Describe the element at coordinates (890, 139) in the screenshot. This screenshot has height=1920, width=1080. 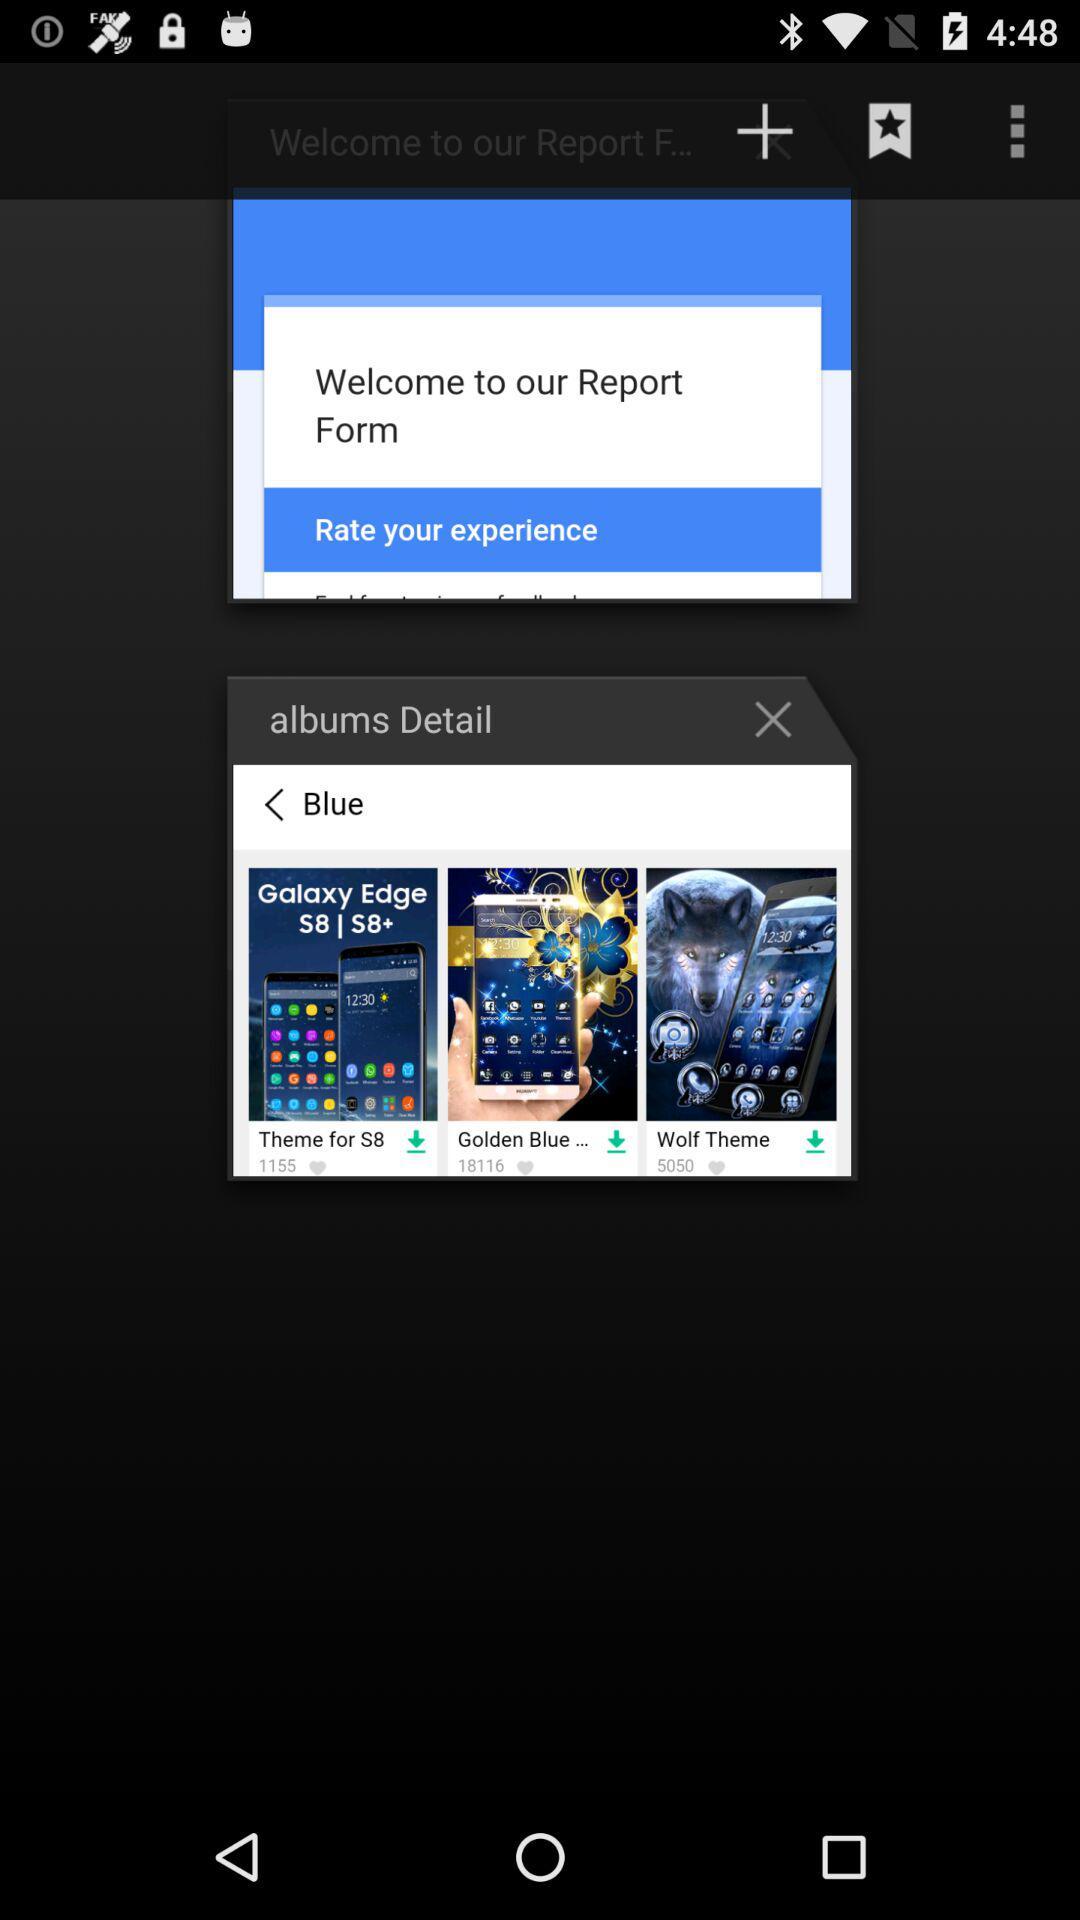
I see `the bookmark icon` at that location.